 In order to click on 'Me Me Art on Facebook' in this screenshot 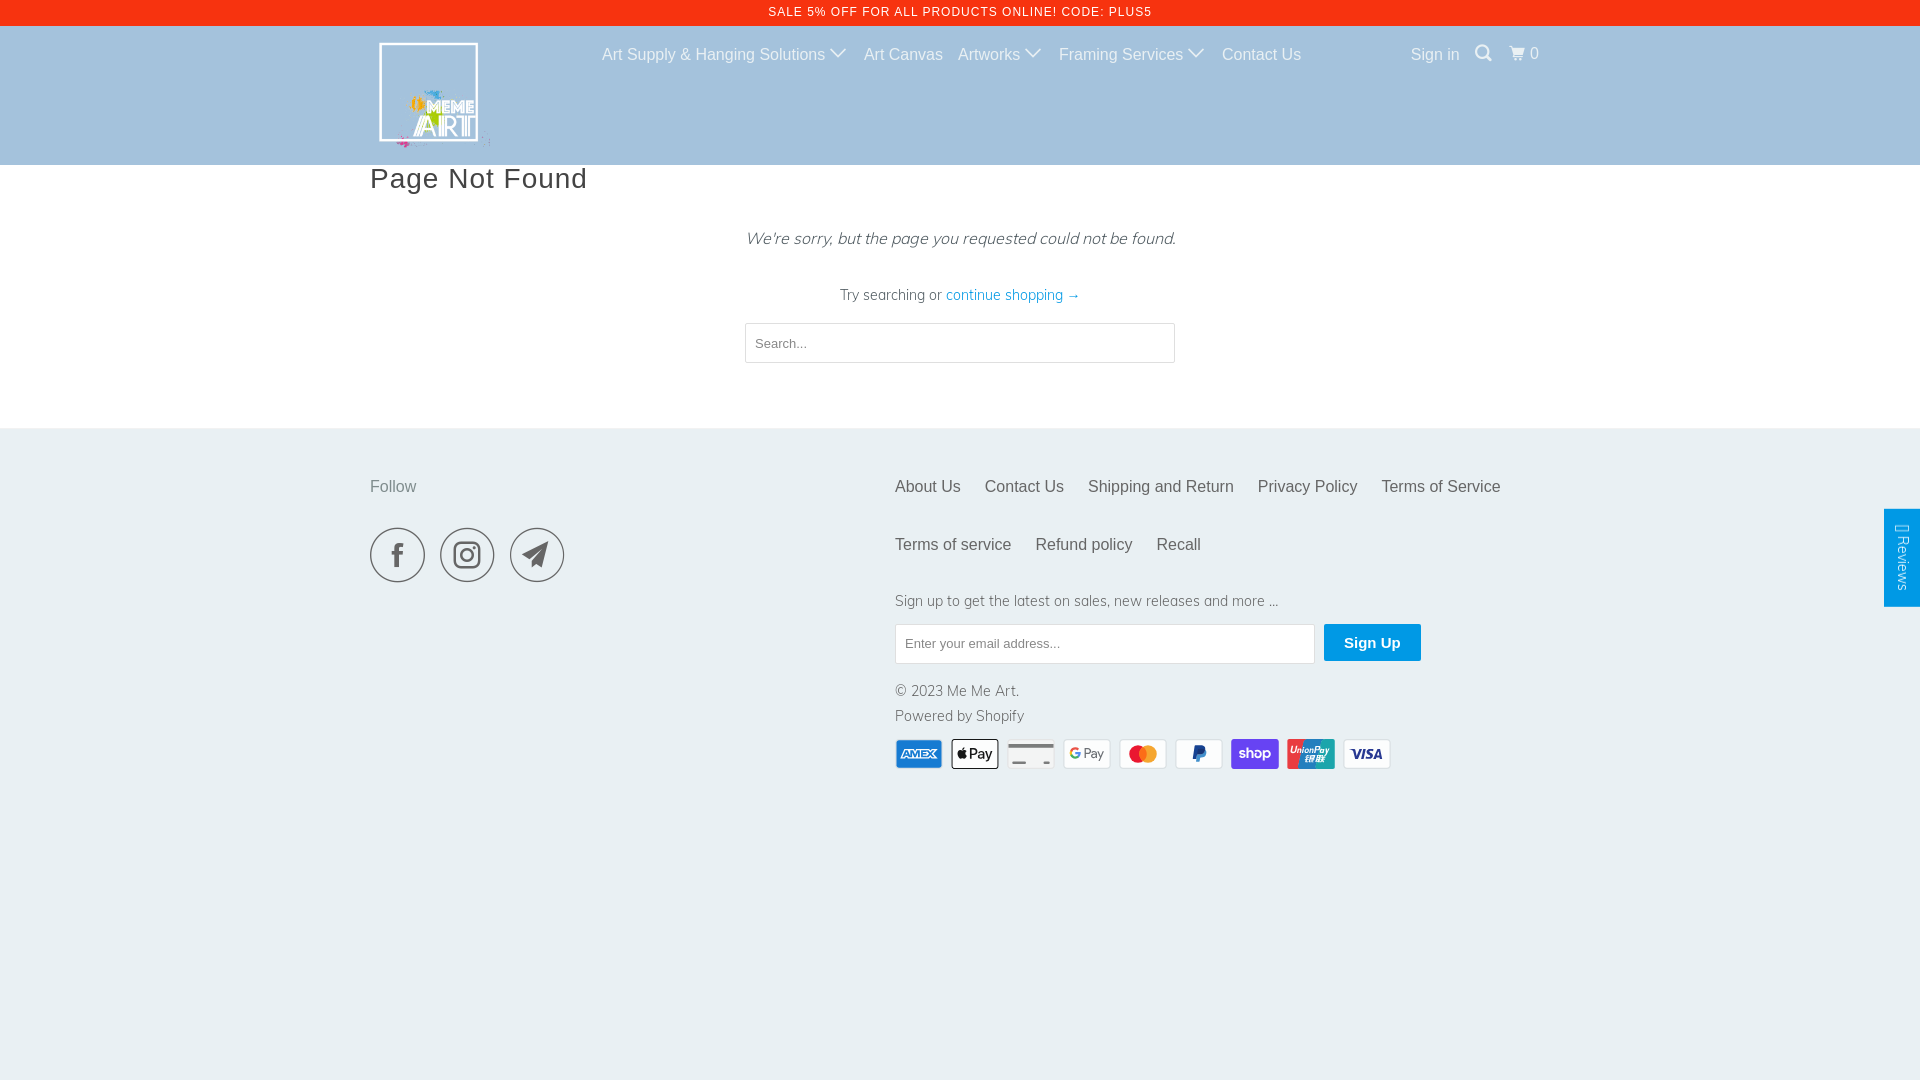, I will do `click(369, 554)`.